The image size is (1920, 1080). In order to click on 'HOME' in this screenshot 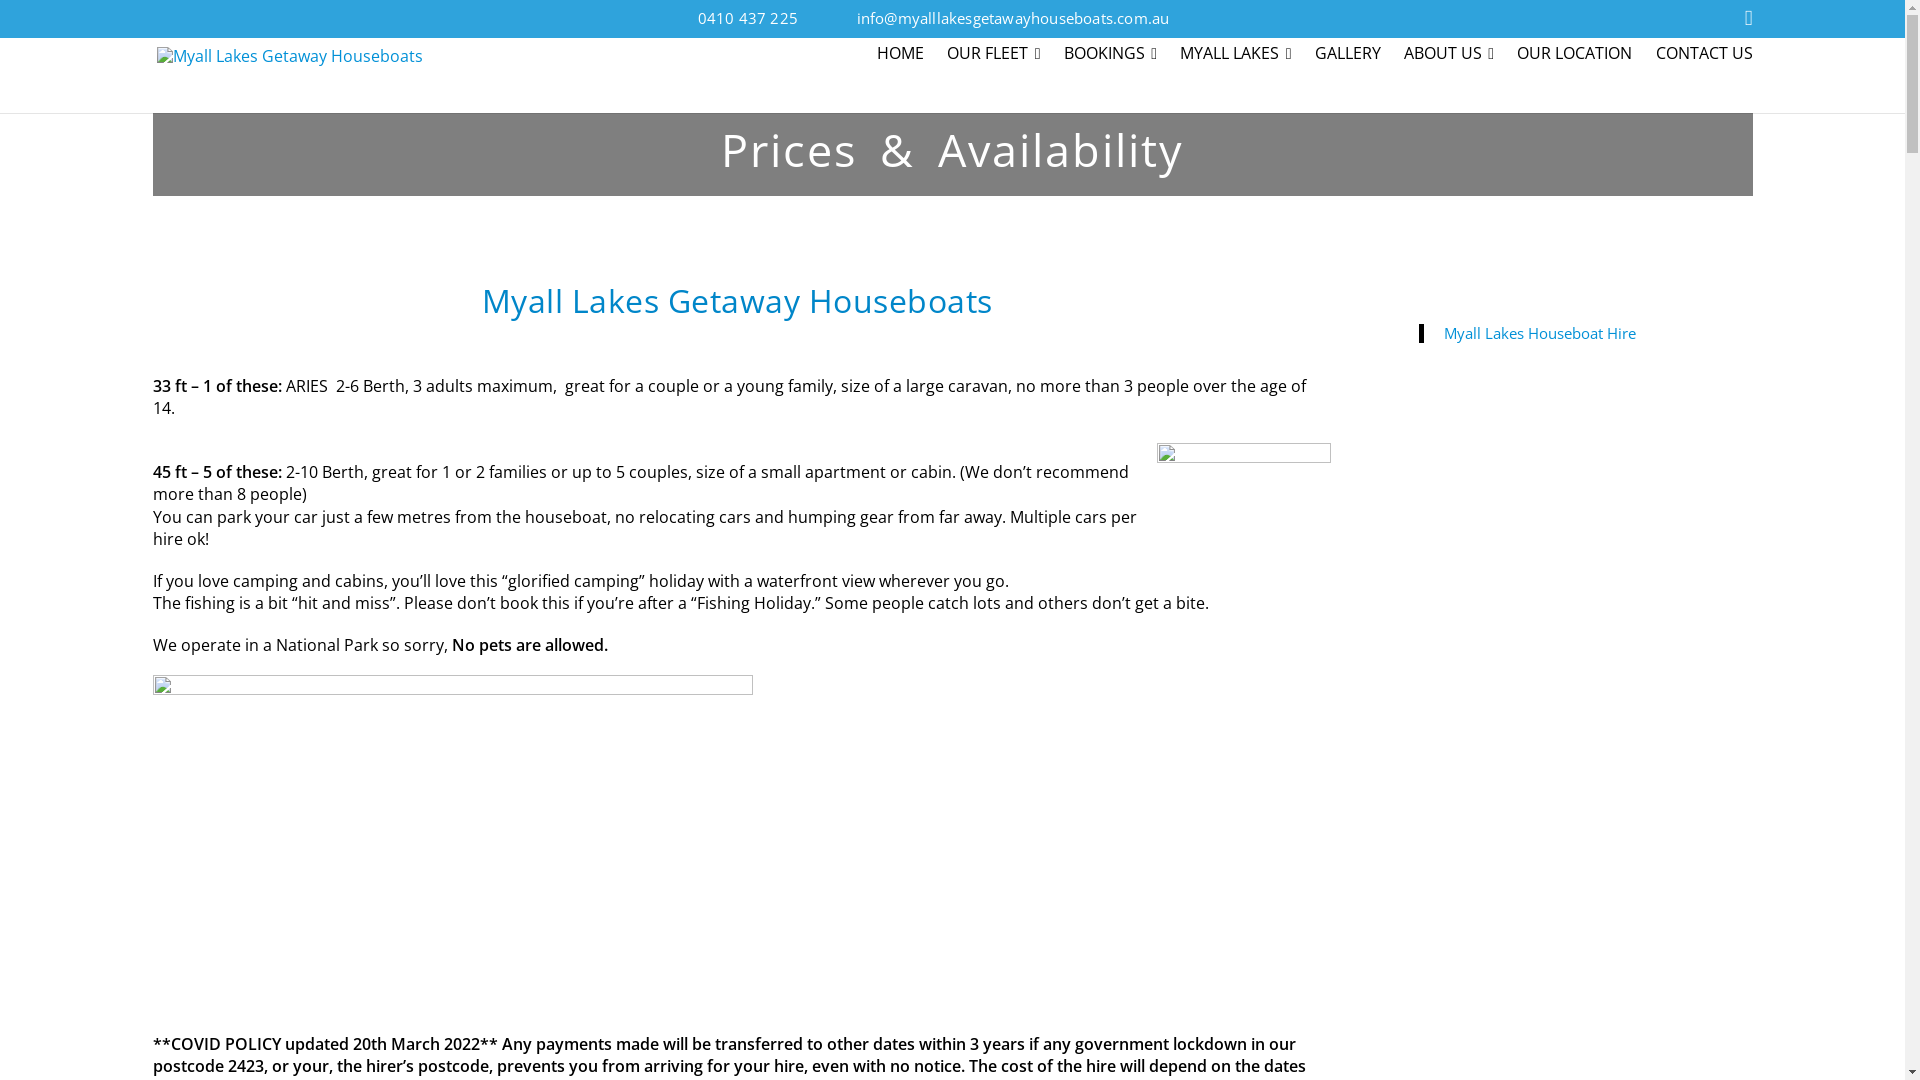, I will do `click(904, 55)`.